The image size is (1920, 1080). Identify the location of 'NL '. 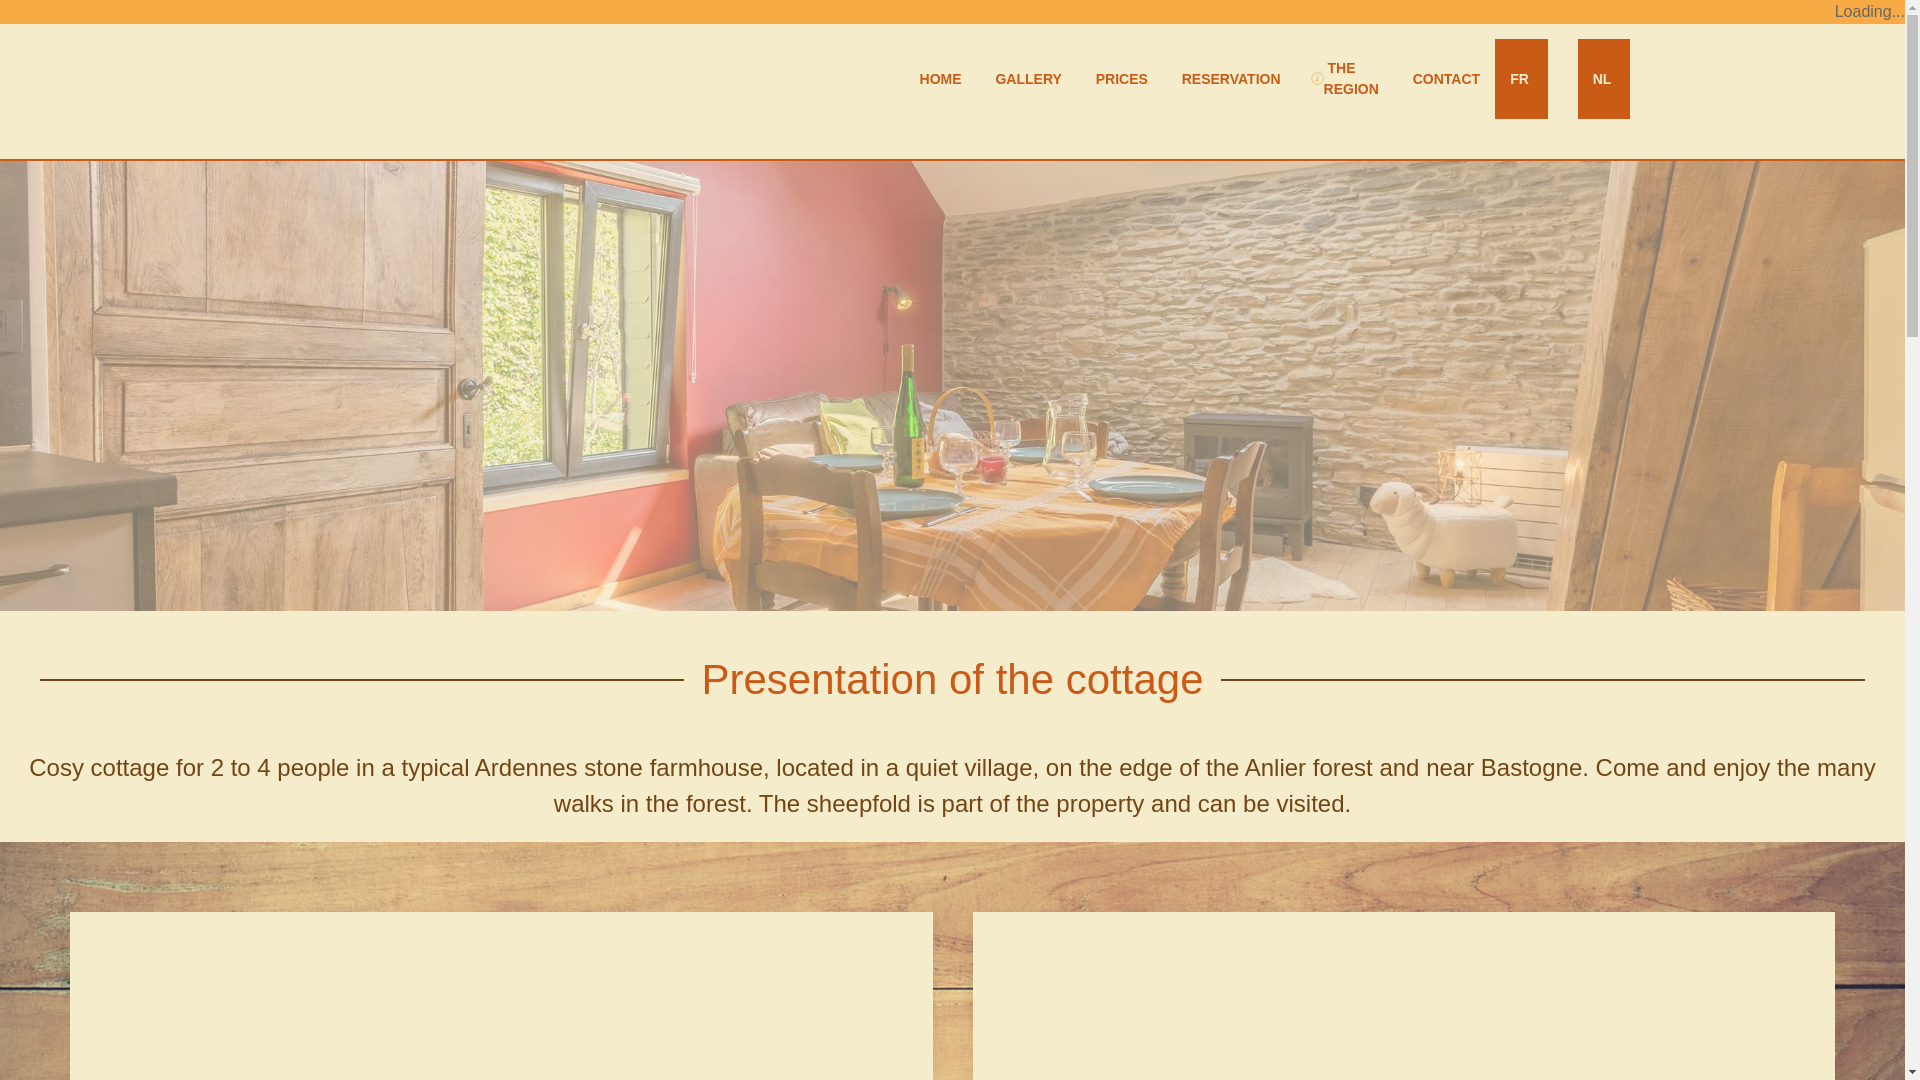
(1603, 77).